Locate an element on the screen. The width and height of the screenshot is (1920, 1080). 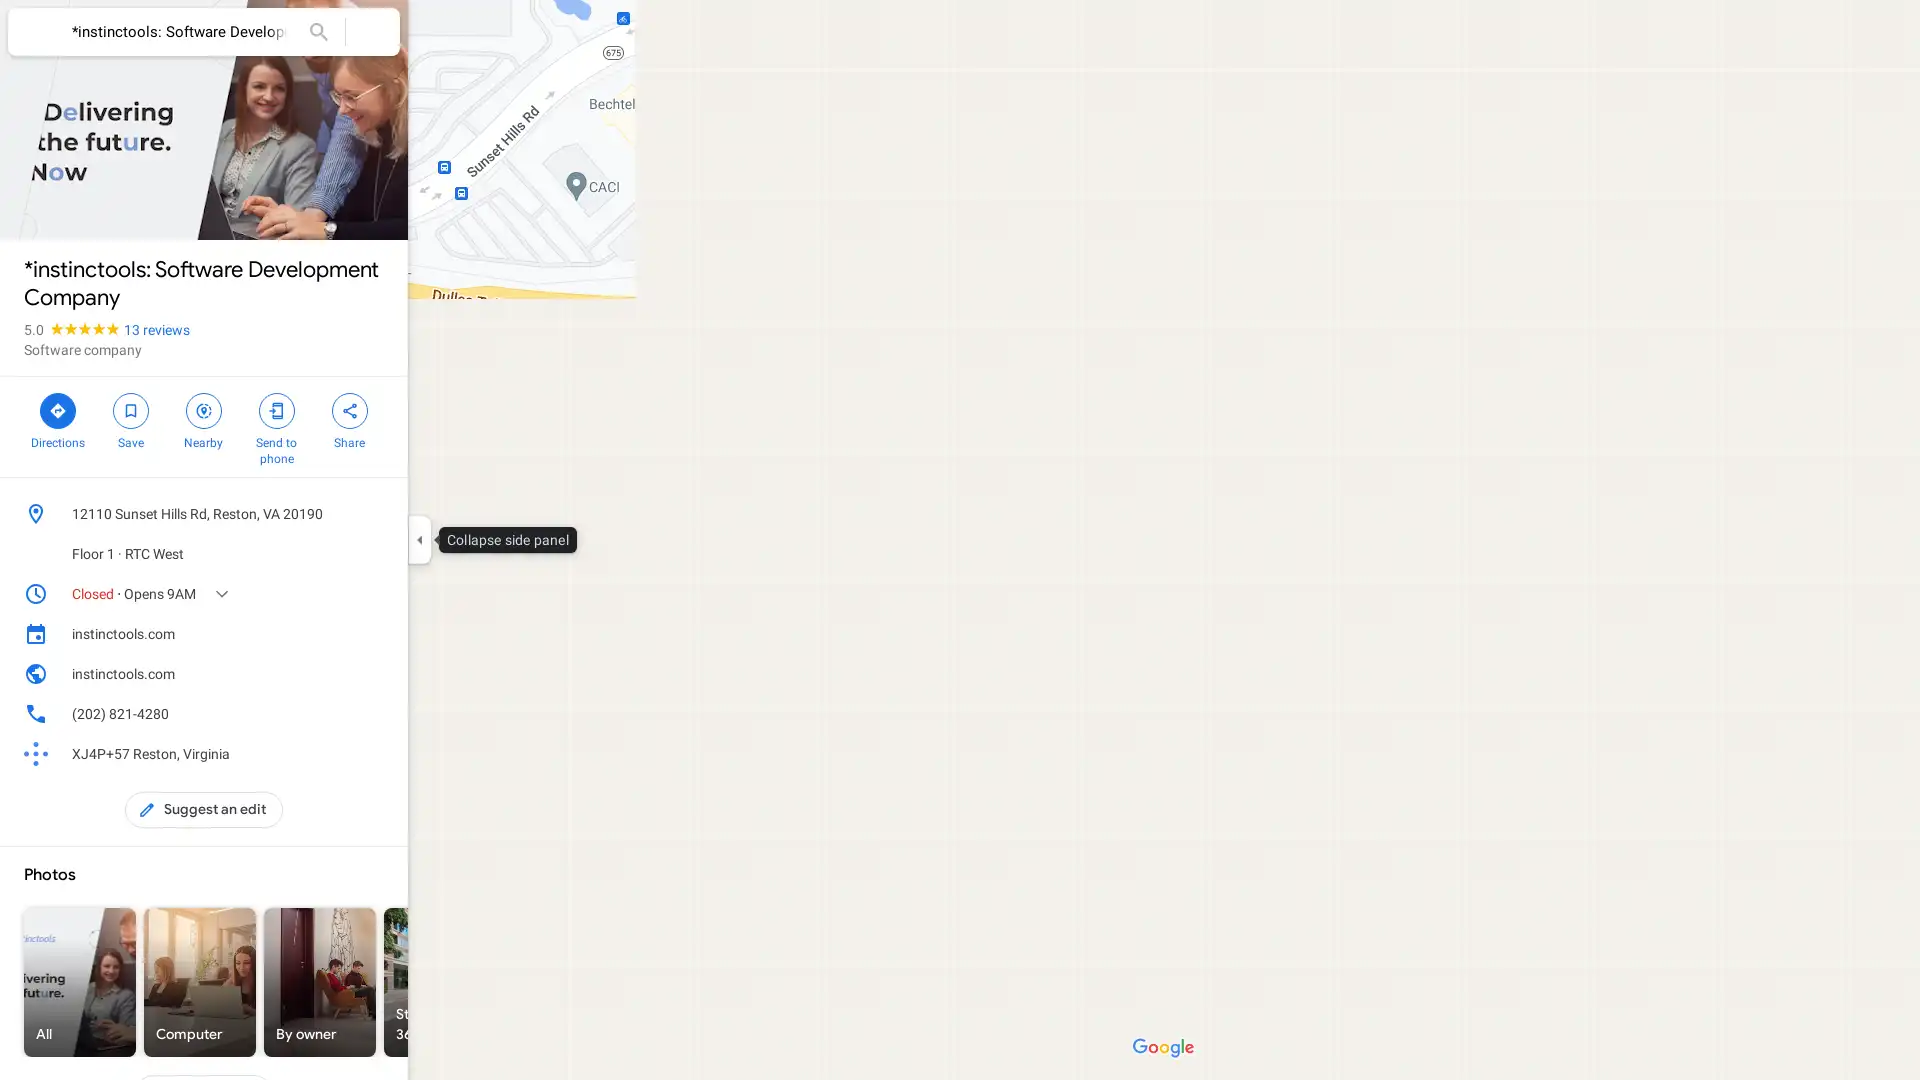
Copy website is located at coordinates (374, 674).